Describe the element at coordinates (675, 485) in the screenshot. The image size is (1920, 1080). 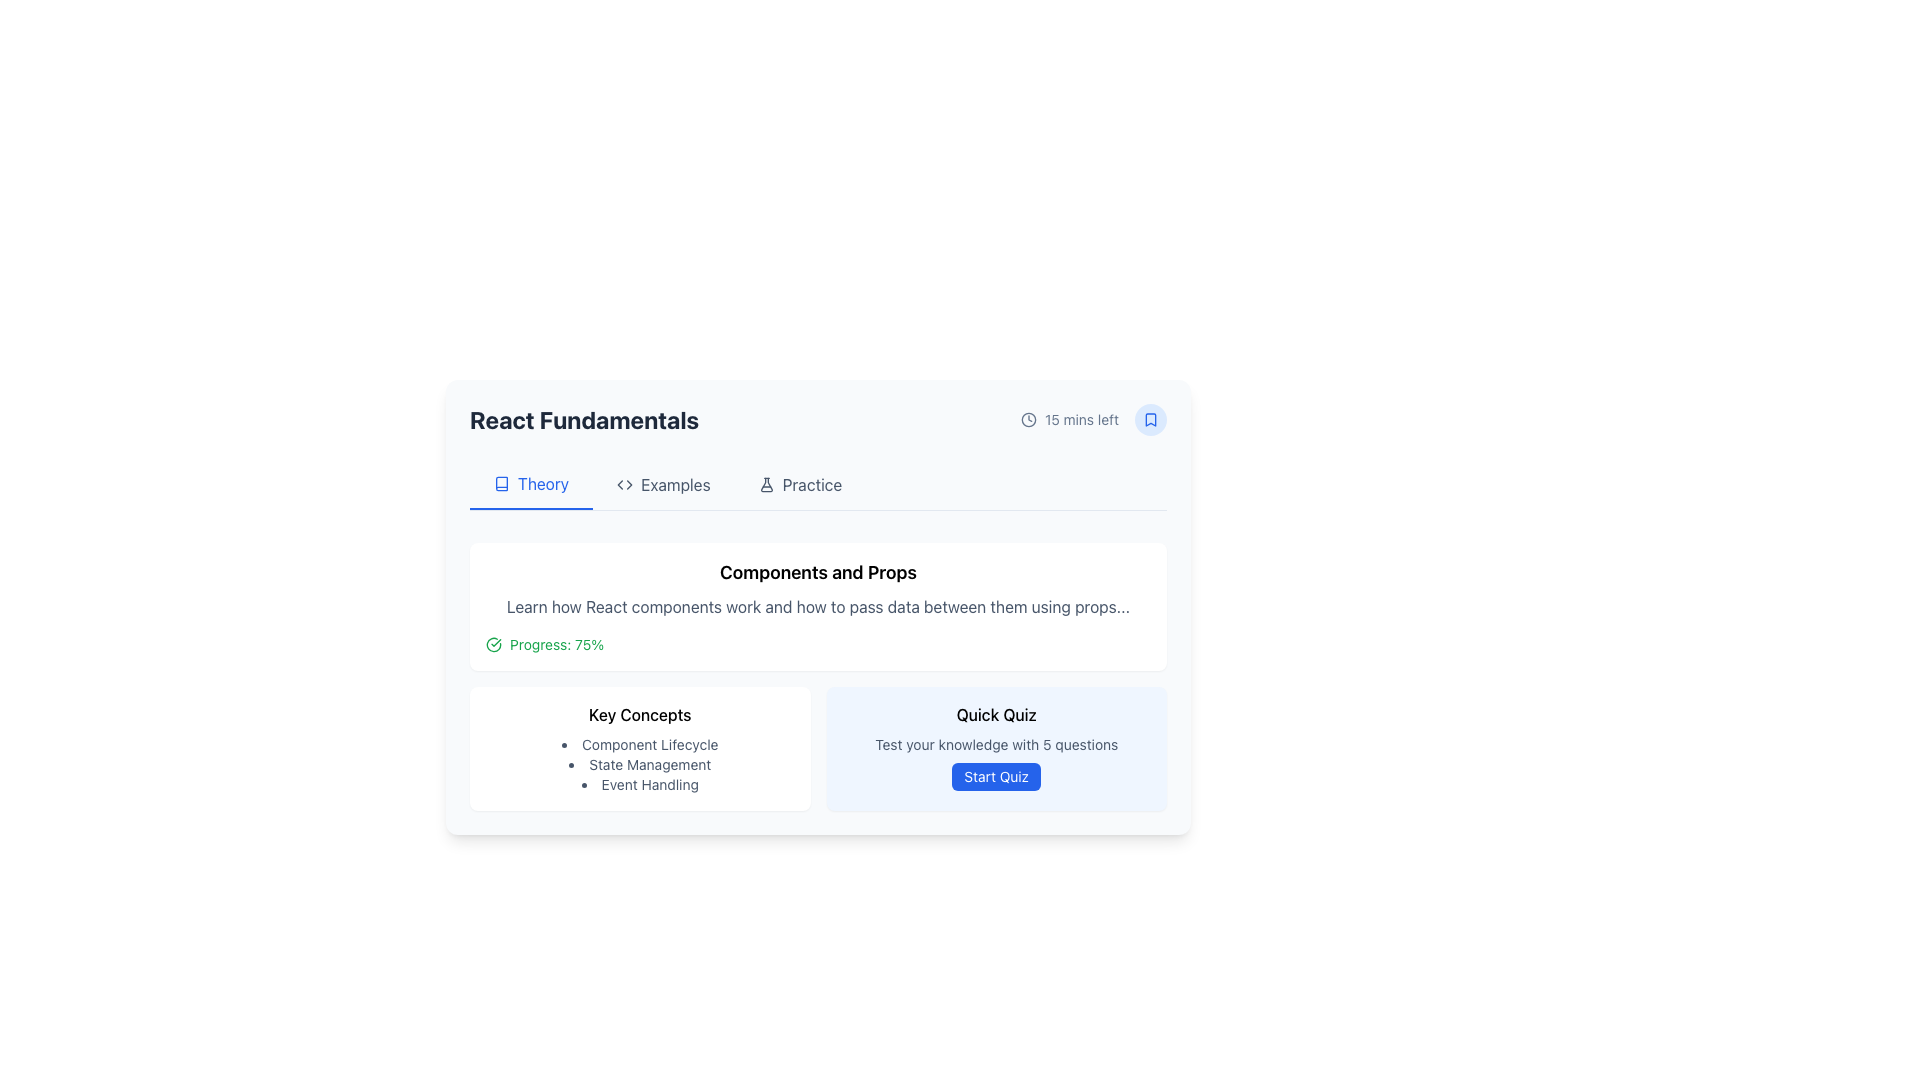
I see `the 'Examples' text label in the top navigation bar` at that location.